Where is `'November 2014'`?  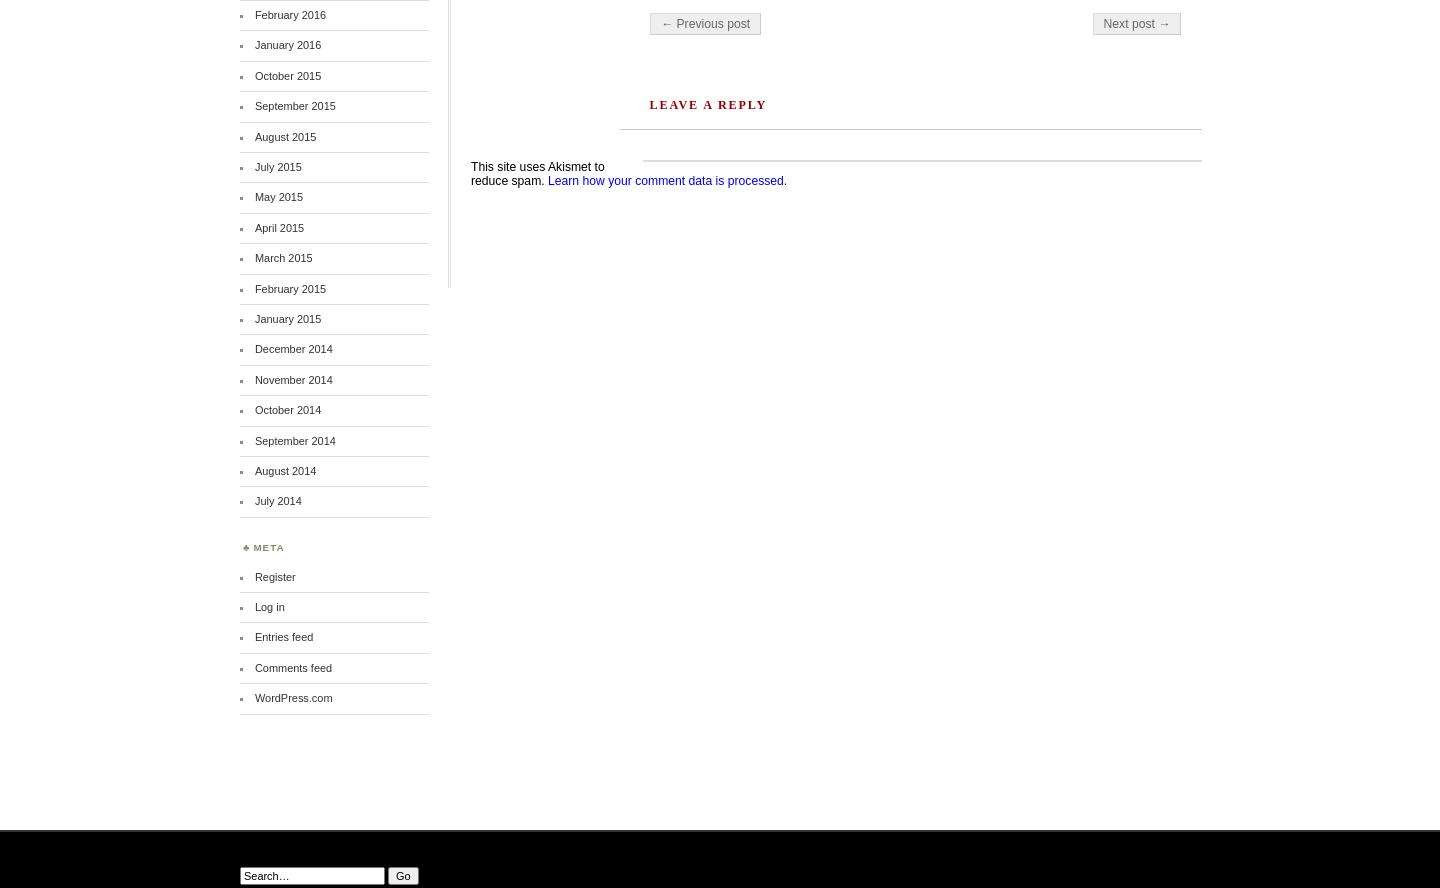 'November 2014' is located at coordinates (292, 378).